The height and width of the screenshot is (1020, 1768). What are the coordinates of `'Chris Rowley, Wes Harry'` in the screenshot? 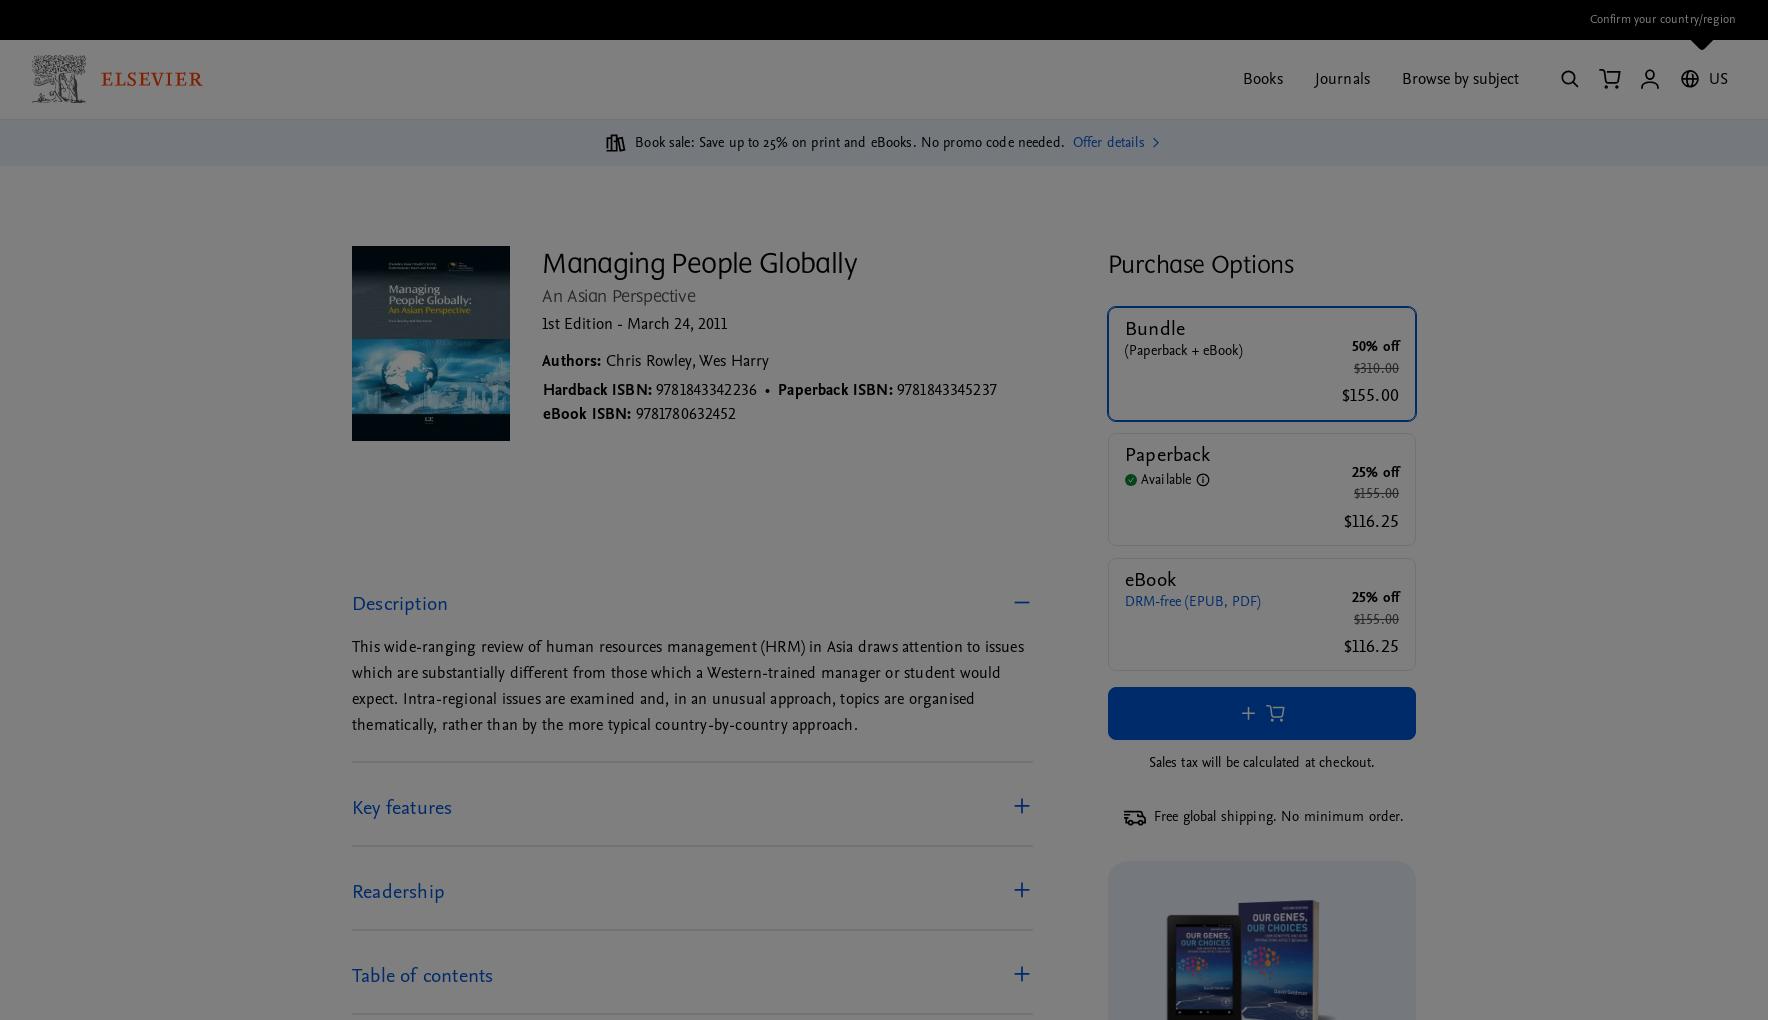 It's located at (687, 358).